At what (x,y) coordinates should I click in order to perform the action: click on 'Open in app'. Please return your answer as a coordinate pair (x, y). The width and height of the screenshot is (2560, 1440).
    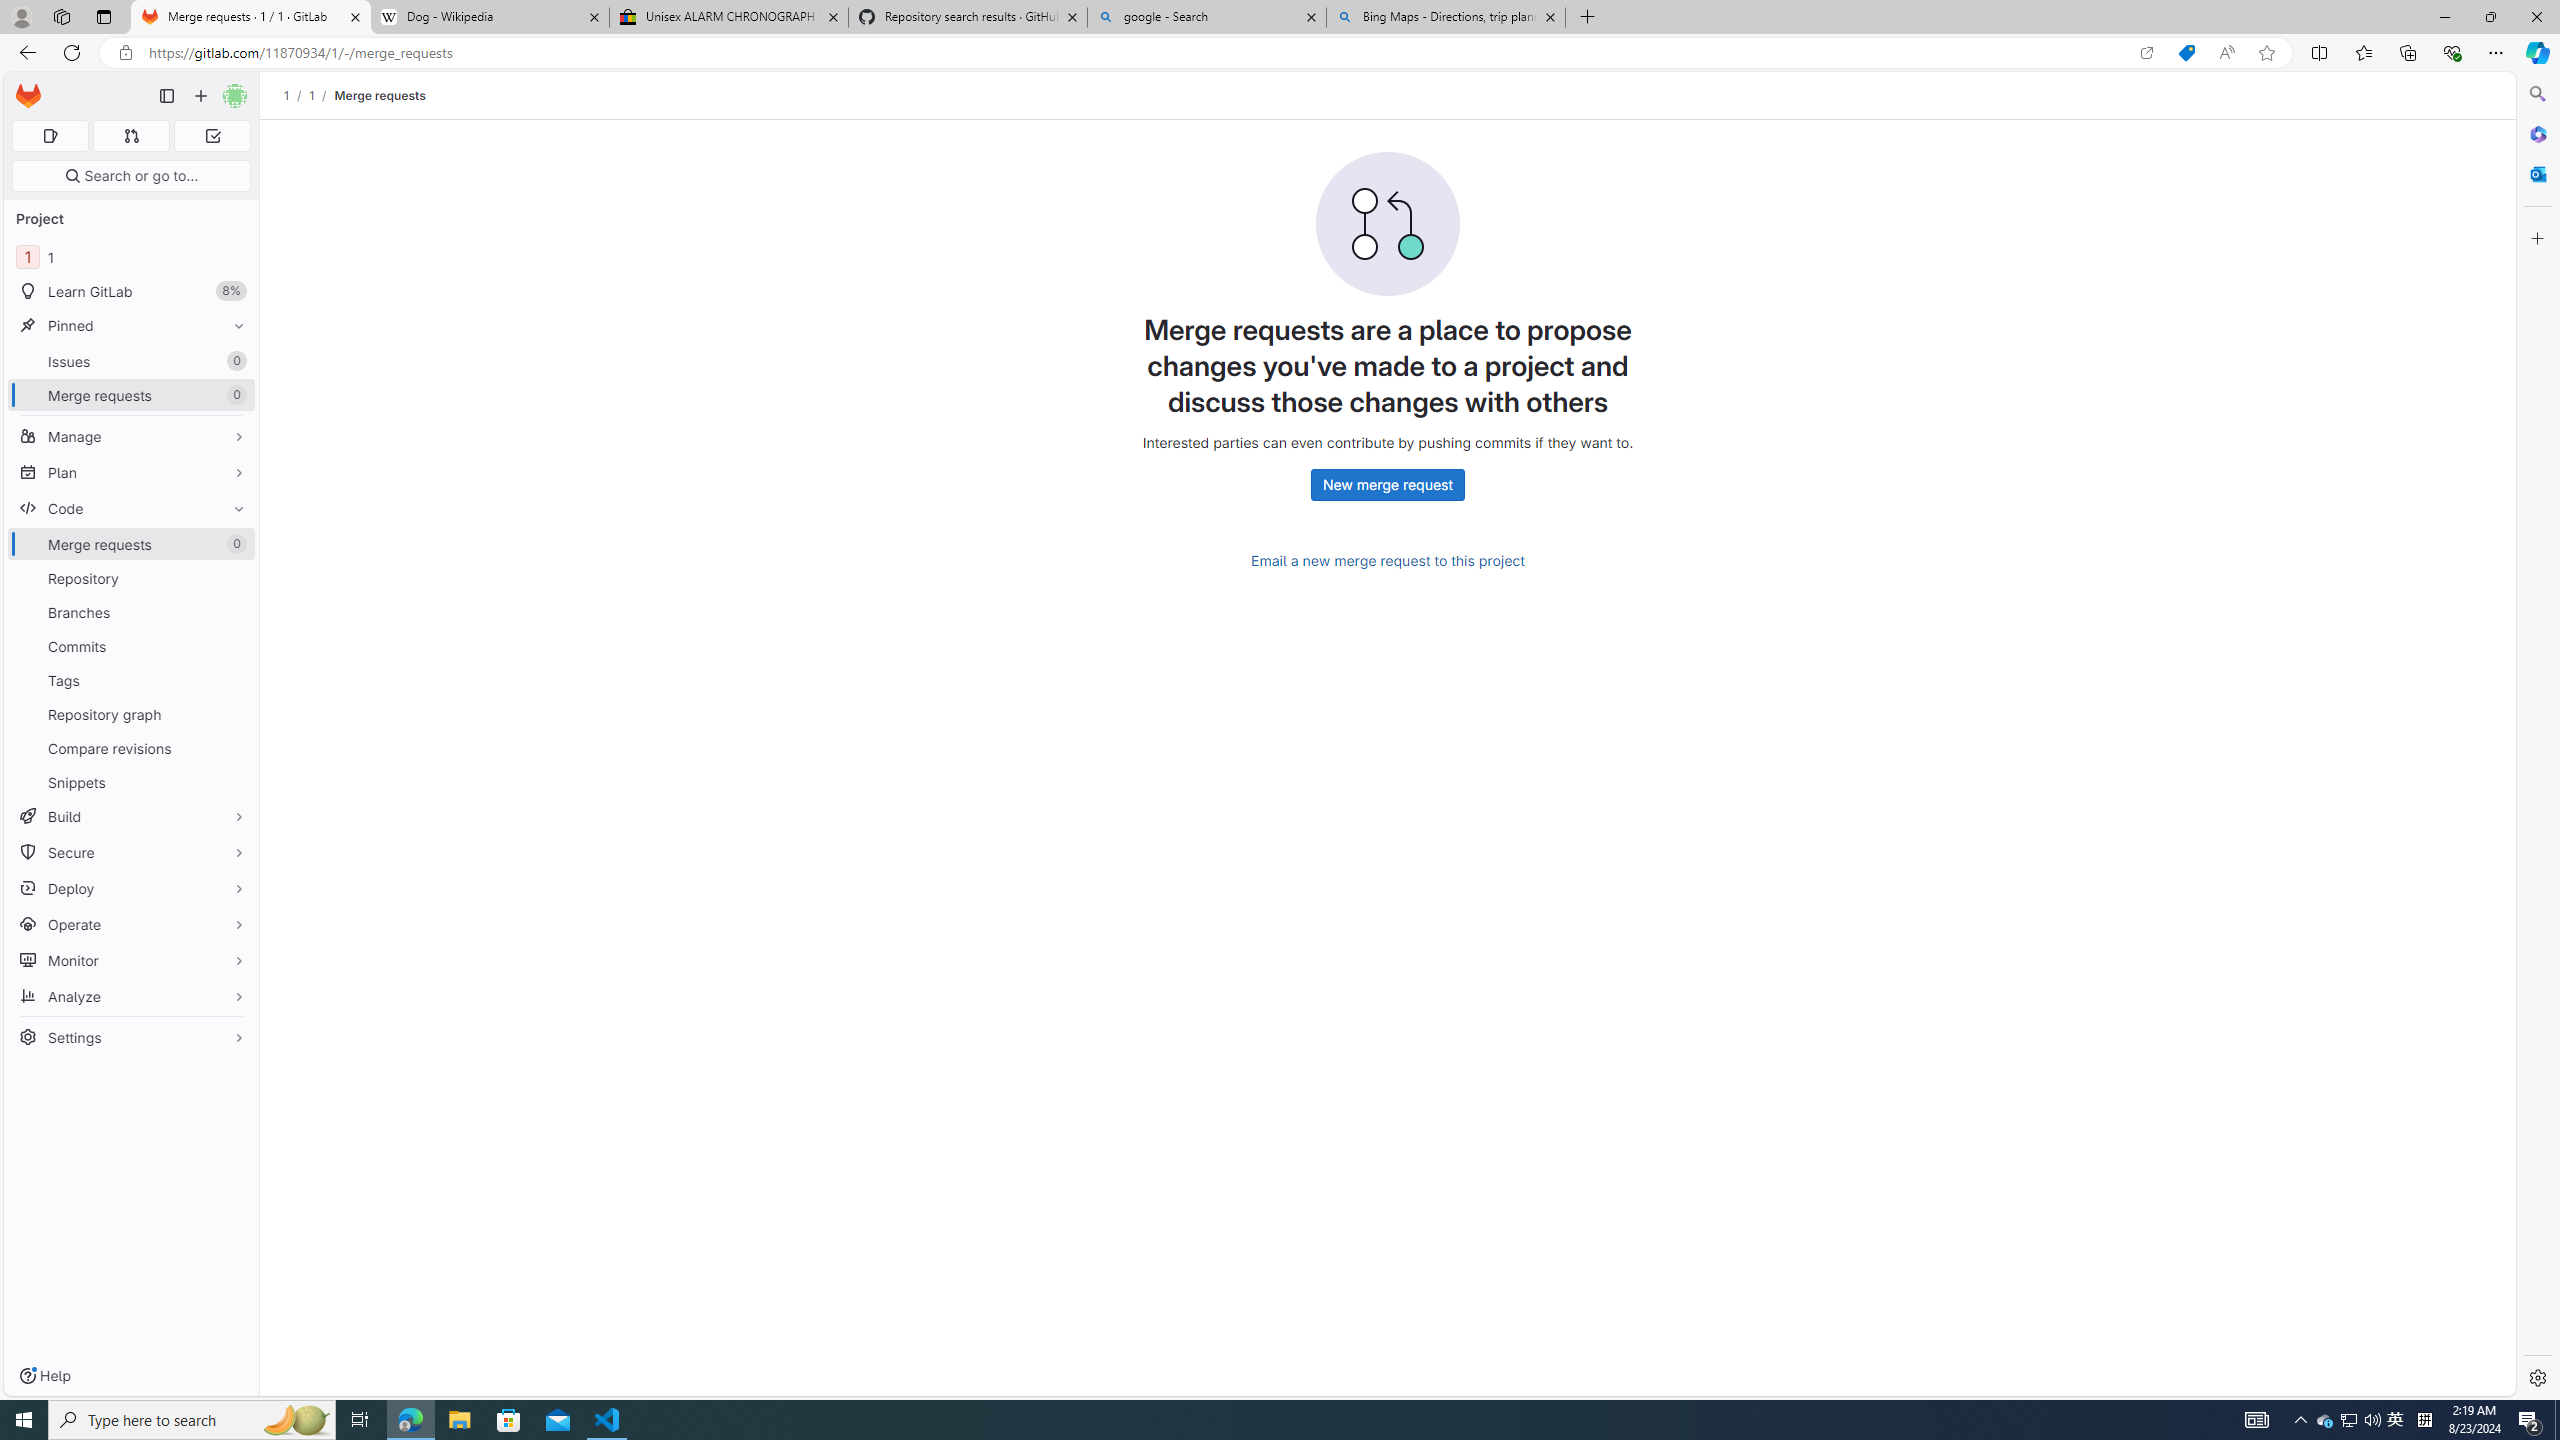
    Looking at the image, I should click on (2145, 53).